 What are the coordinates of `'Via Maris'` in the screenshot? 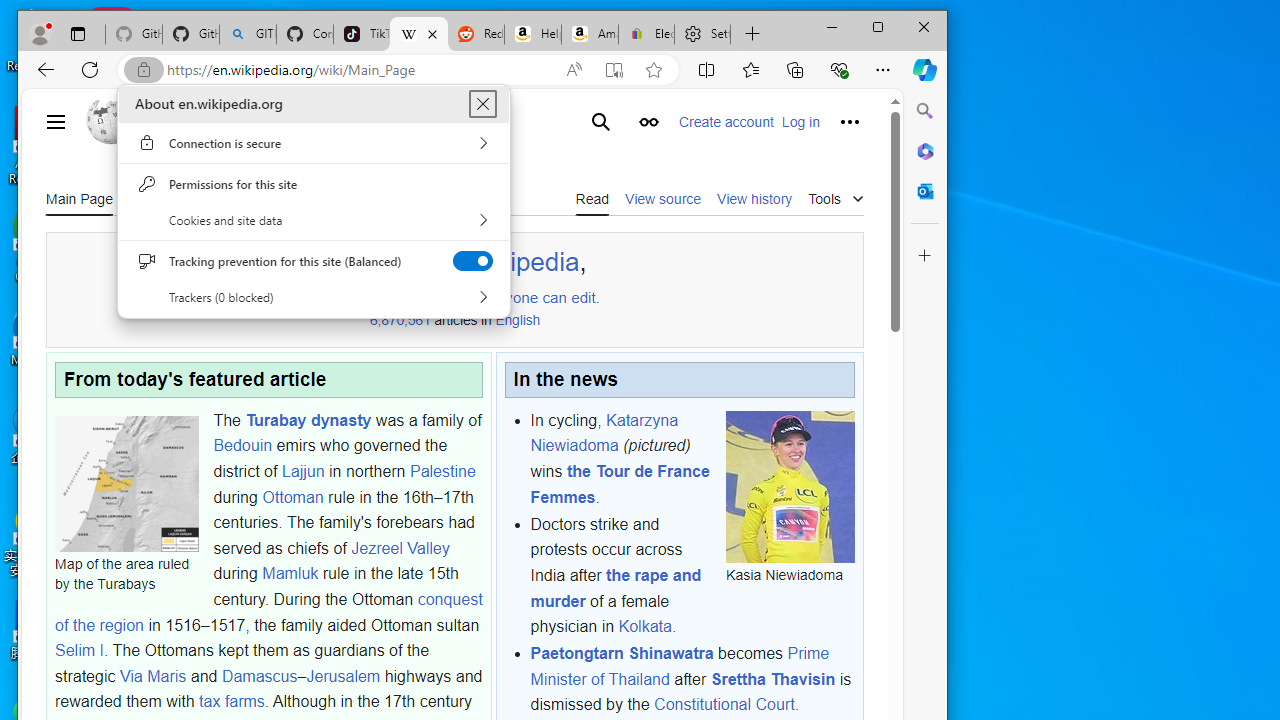 It's located at (151, 675).